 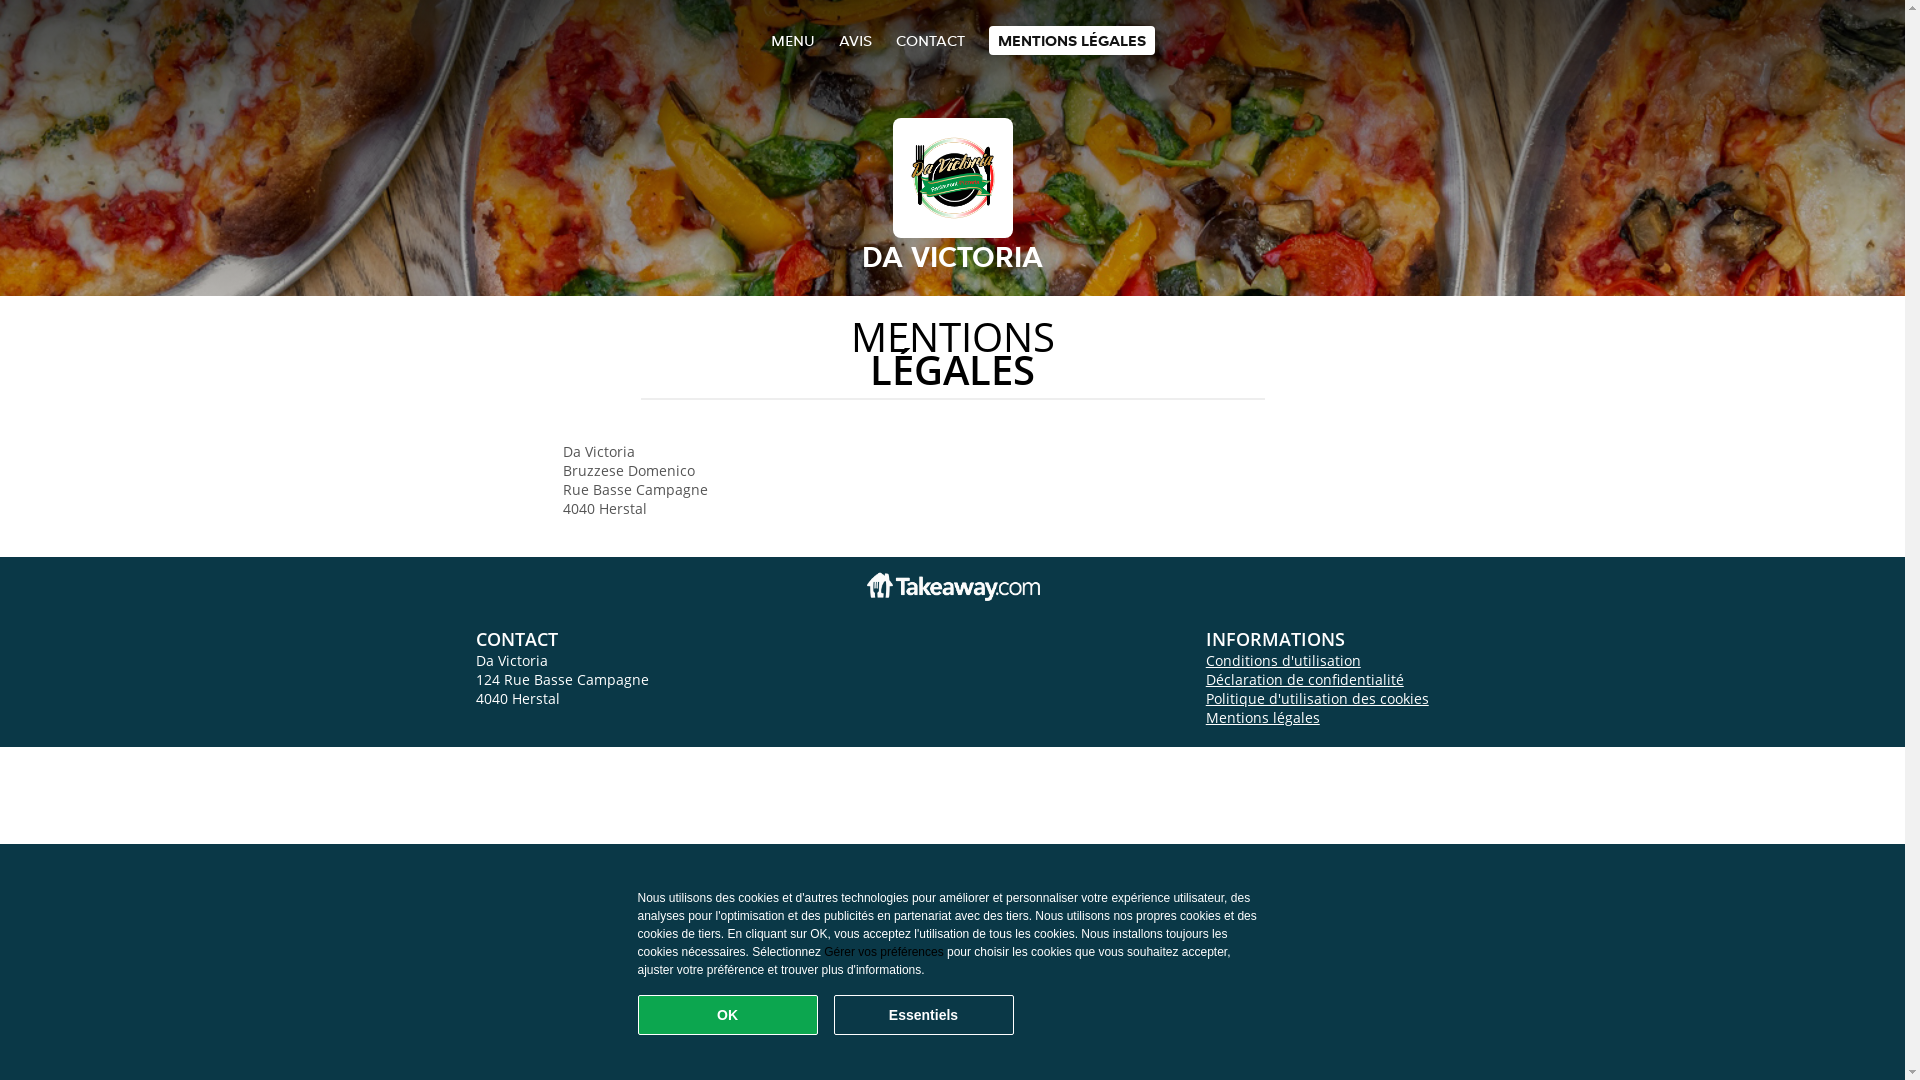 I want to click on 'MENU', so click(x=791, y=40).